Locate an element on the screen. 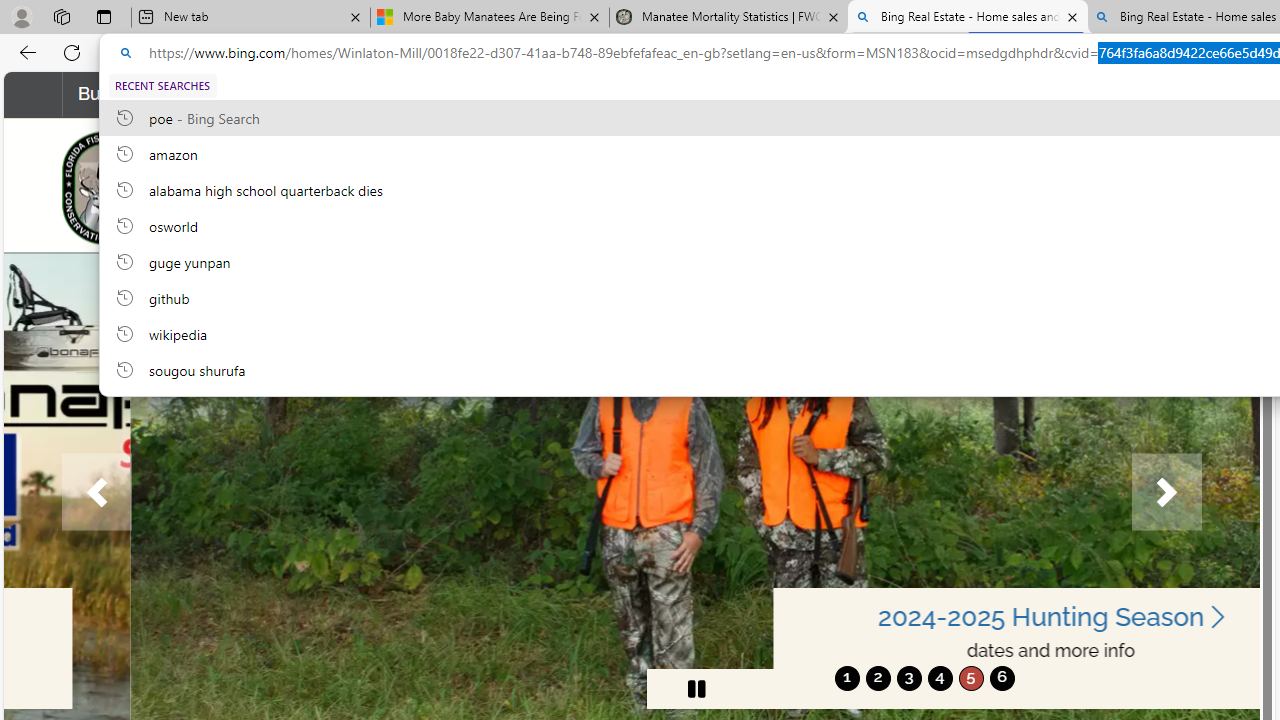  'move to slide 2' is located at coordinates (878, 677).